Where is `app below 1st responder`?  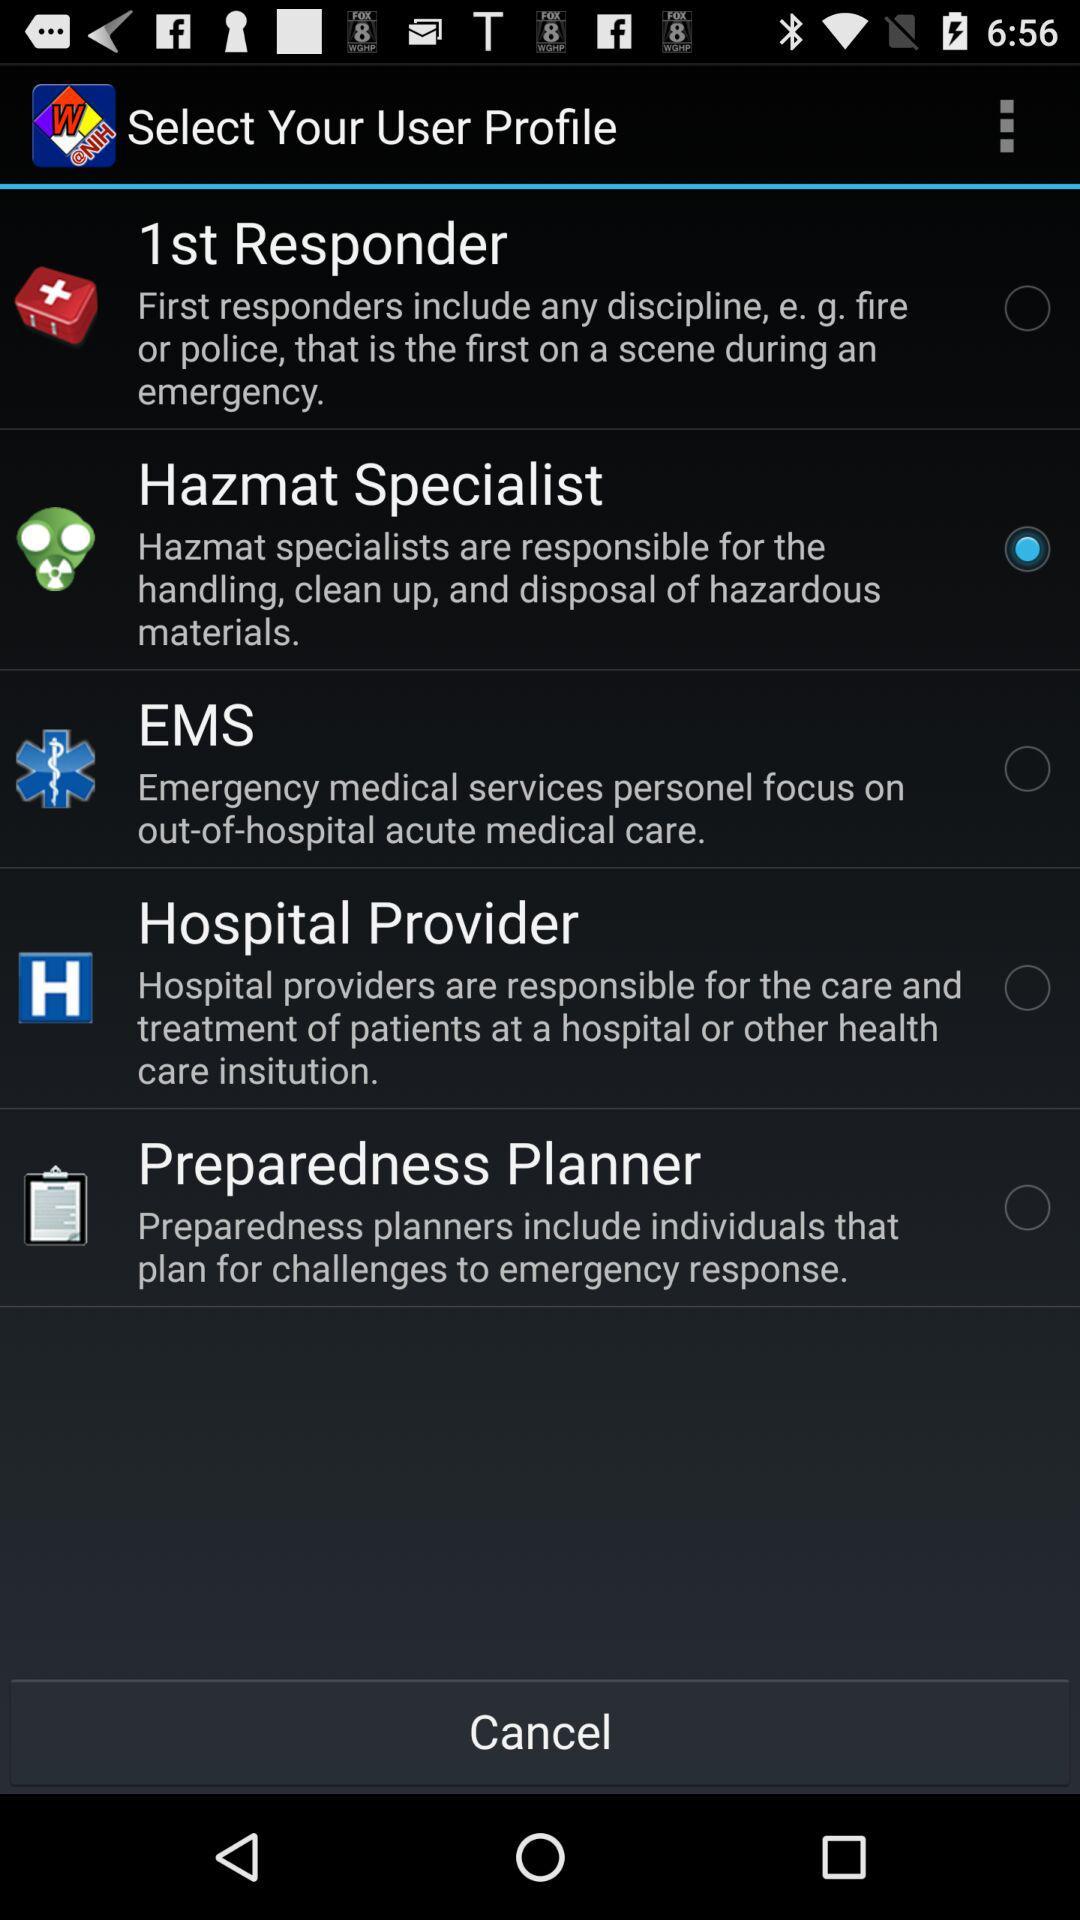
app below 1st responder is located at coordinates (554, 347).